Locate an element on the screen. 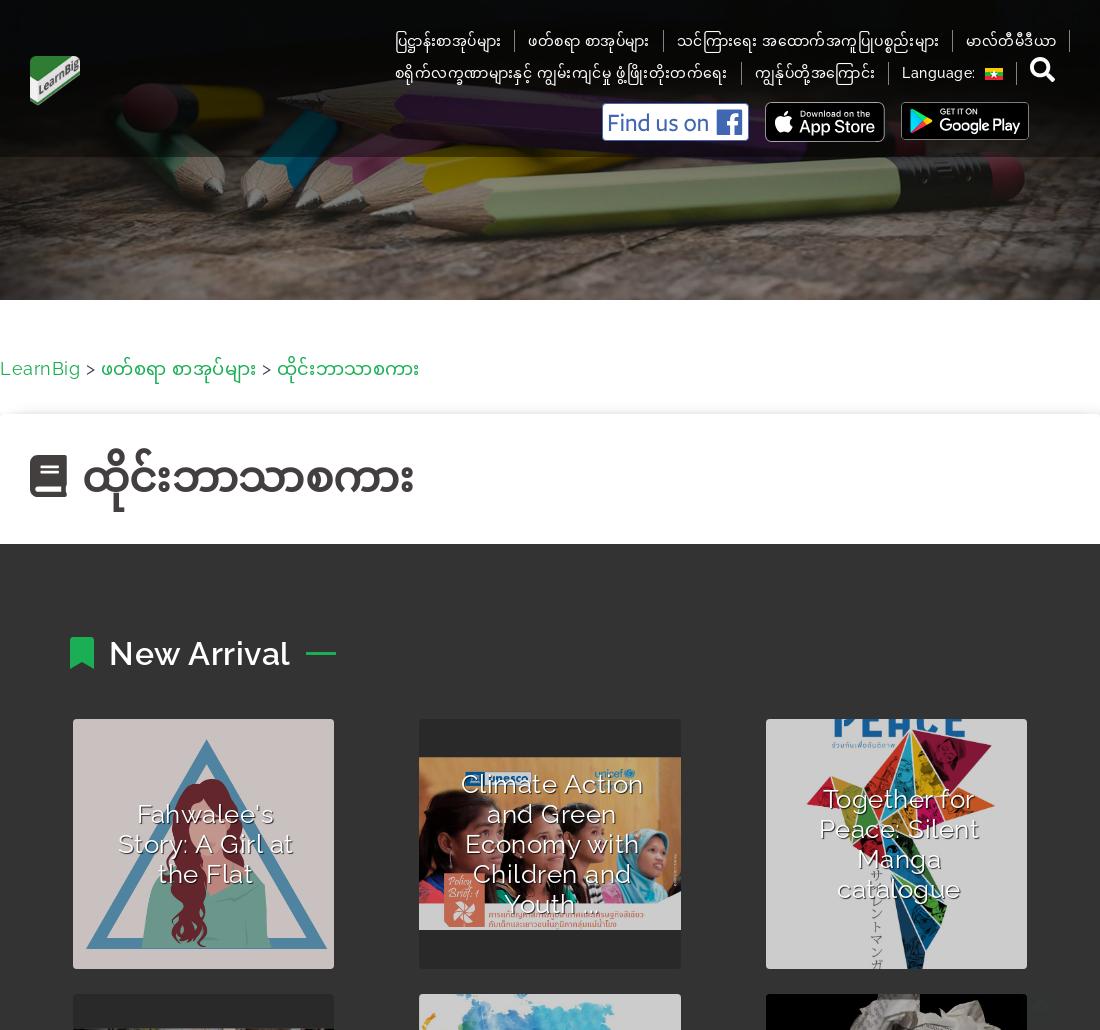 This screenshot has height=1030, width=1100. 'This Together for Peace Silent Manga Catalogue is a compilation of silent man...' is located at coordinates (793, 968).